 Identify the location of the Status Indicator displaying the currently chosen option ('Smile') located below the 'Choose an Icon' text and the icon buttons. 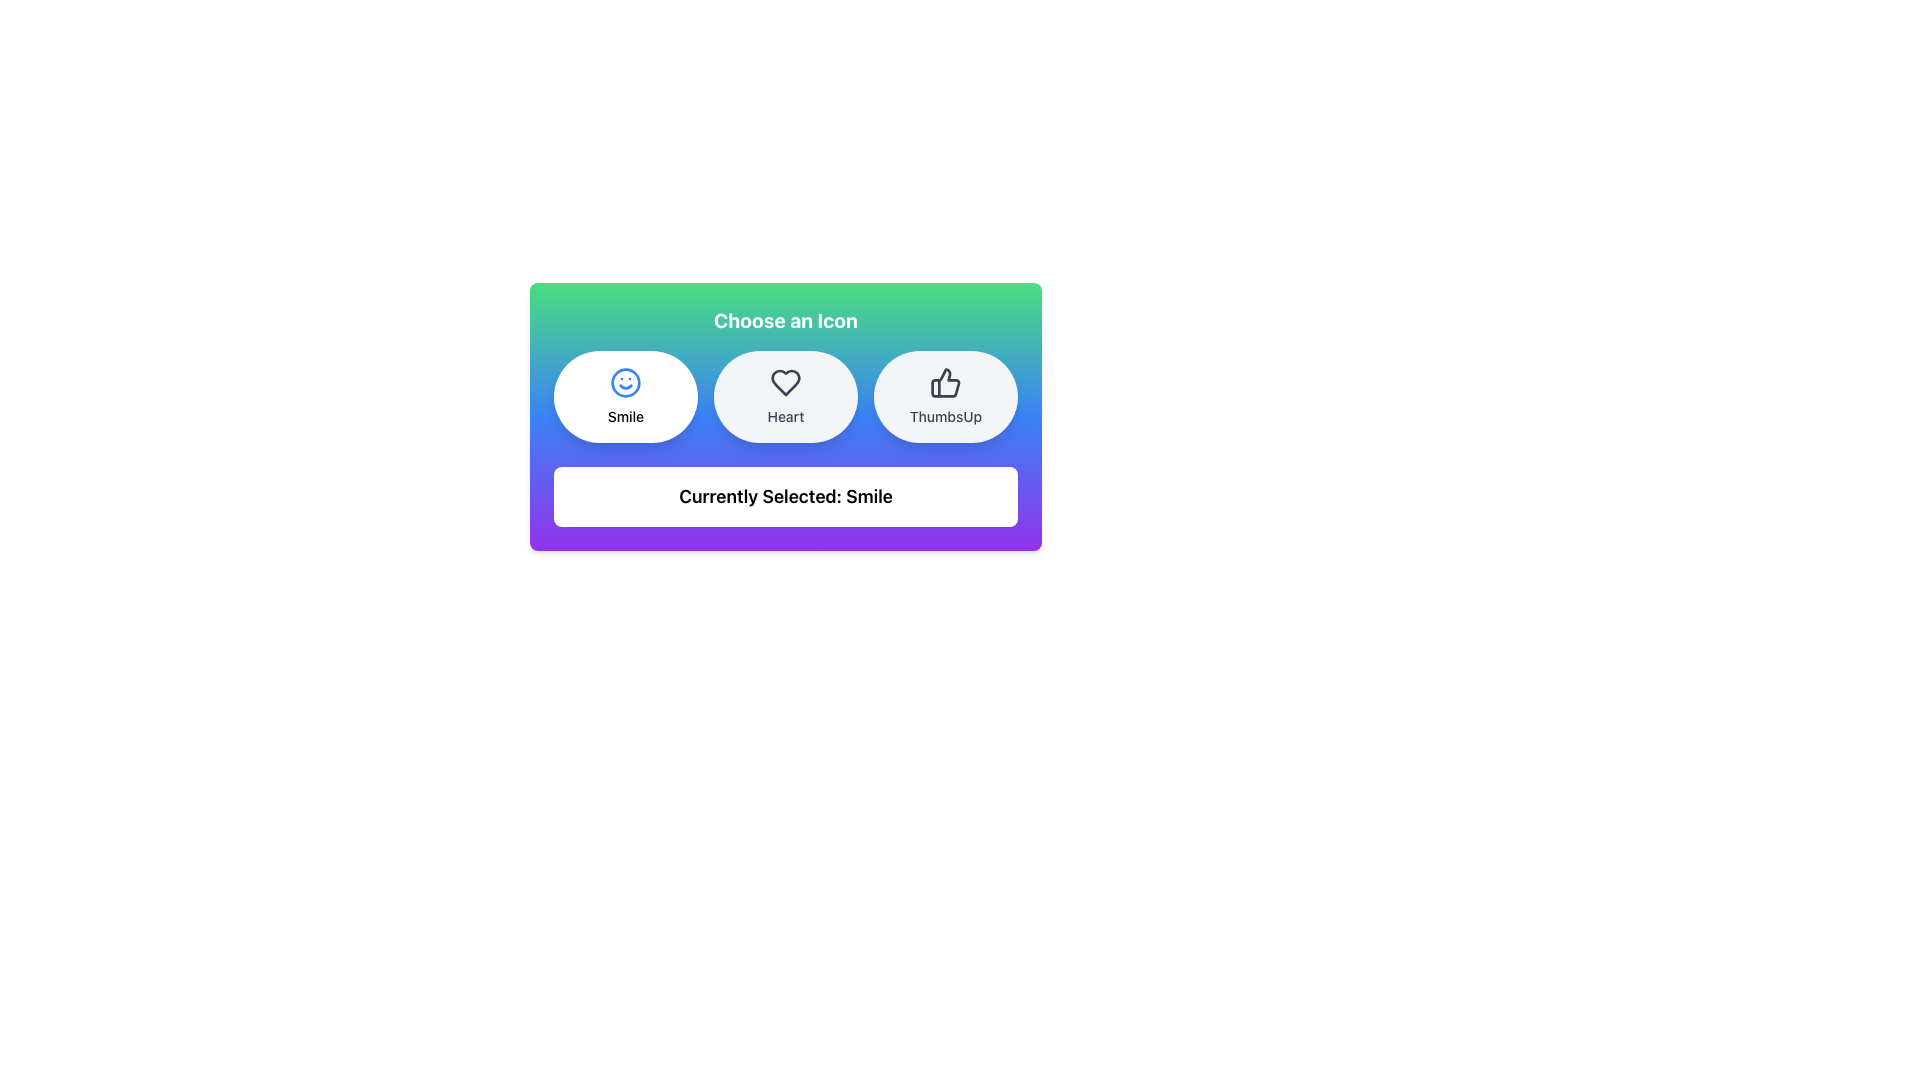
(785, 496).